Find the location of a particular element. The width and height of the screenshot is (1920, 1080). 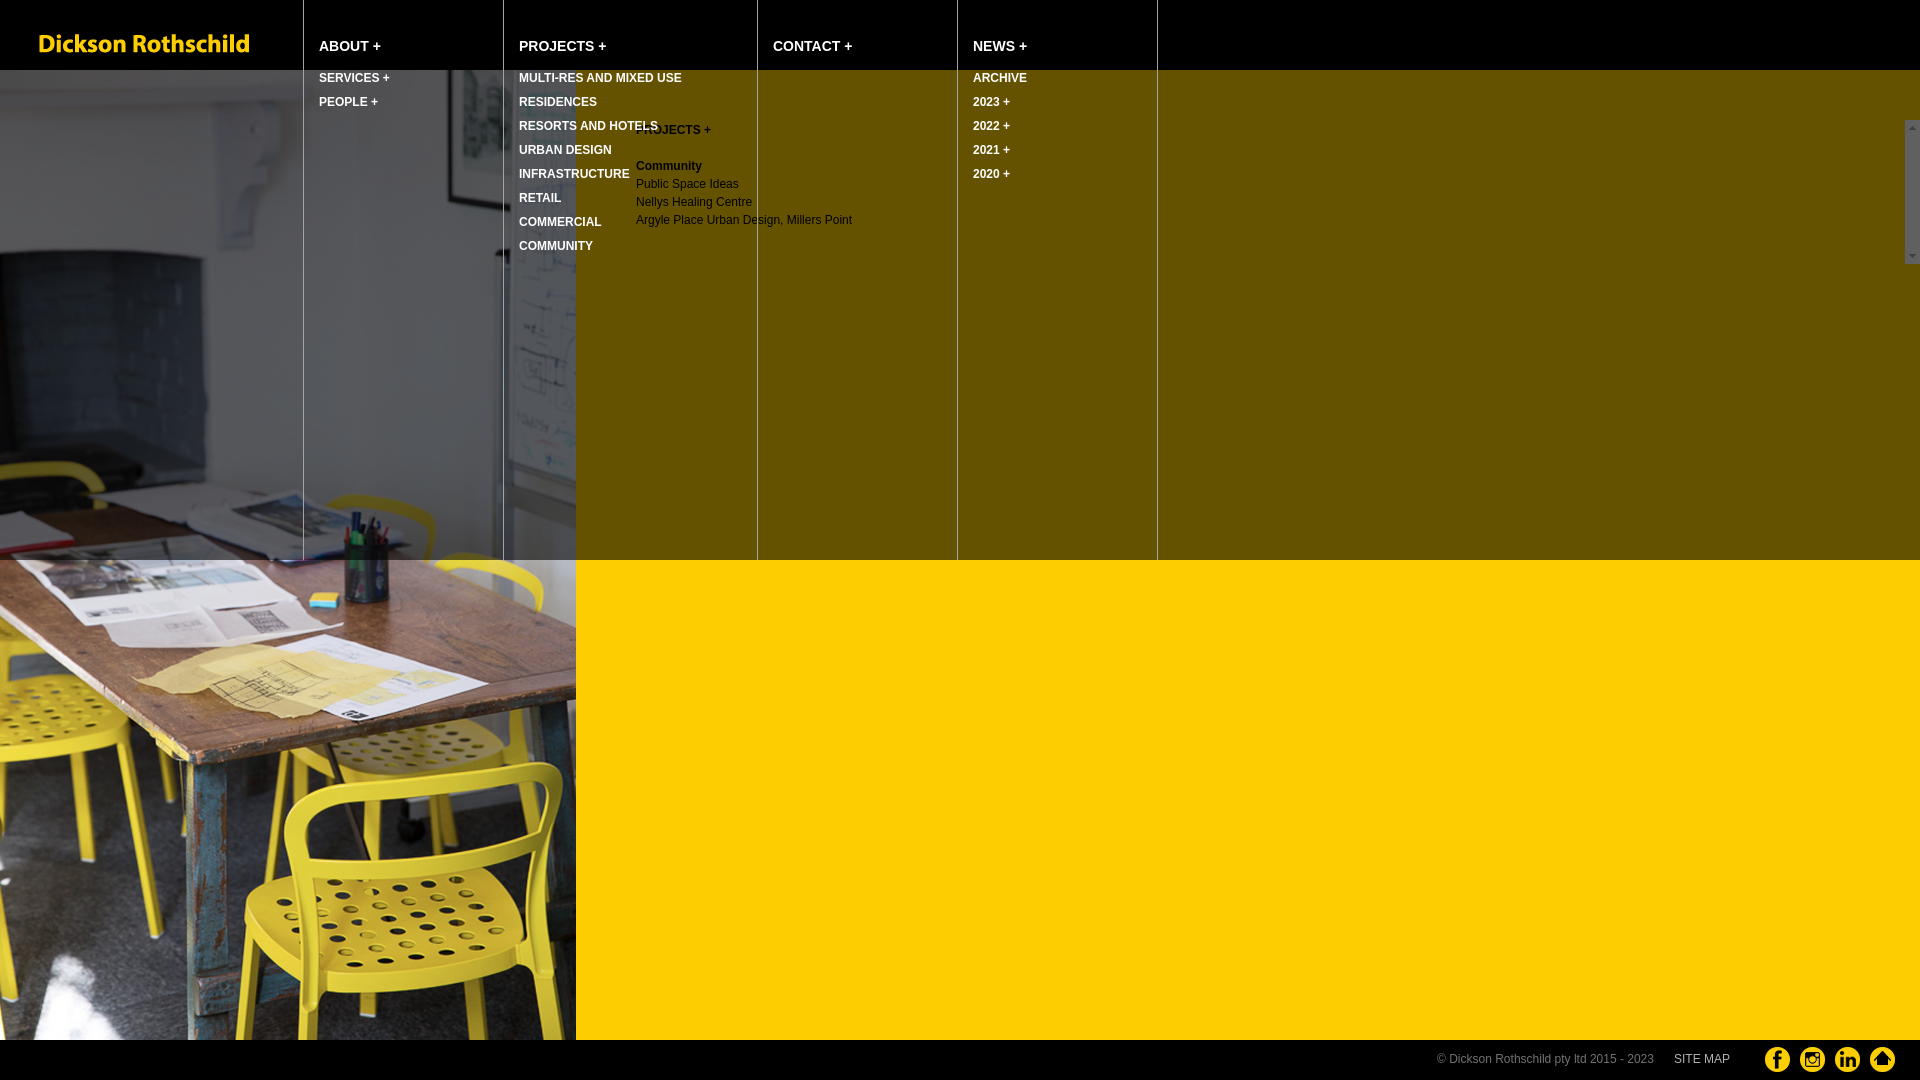

'SITE MAP' is located at coordinates (1674, 1058).